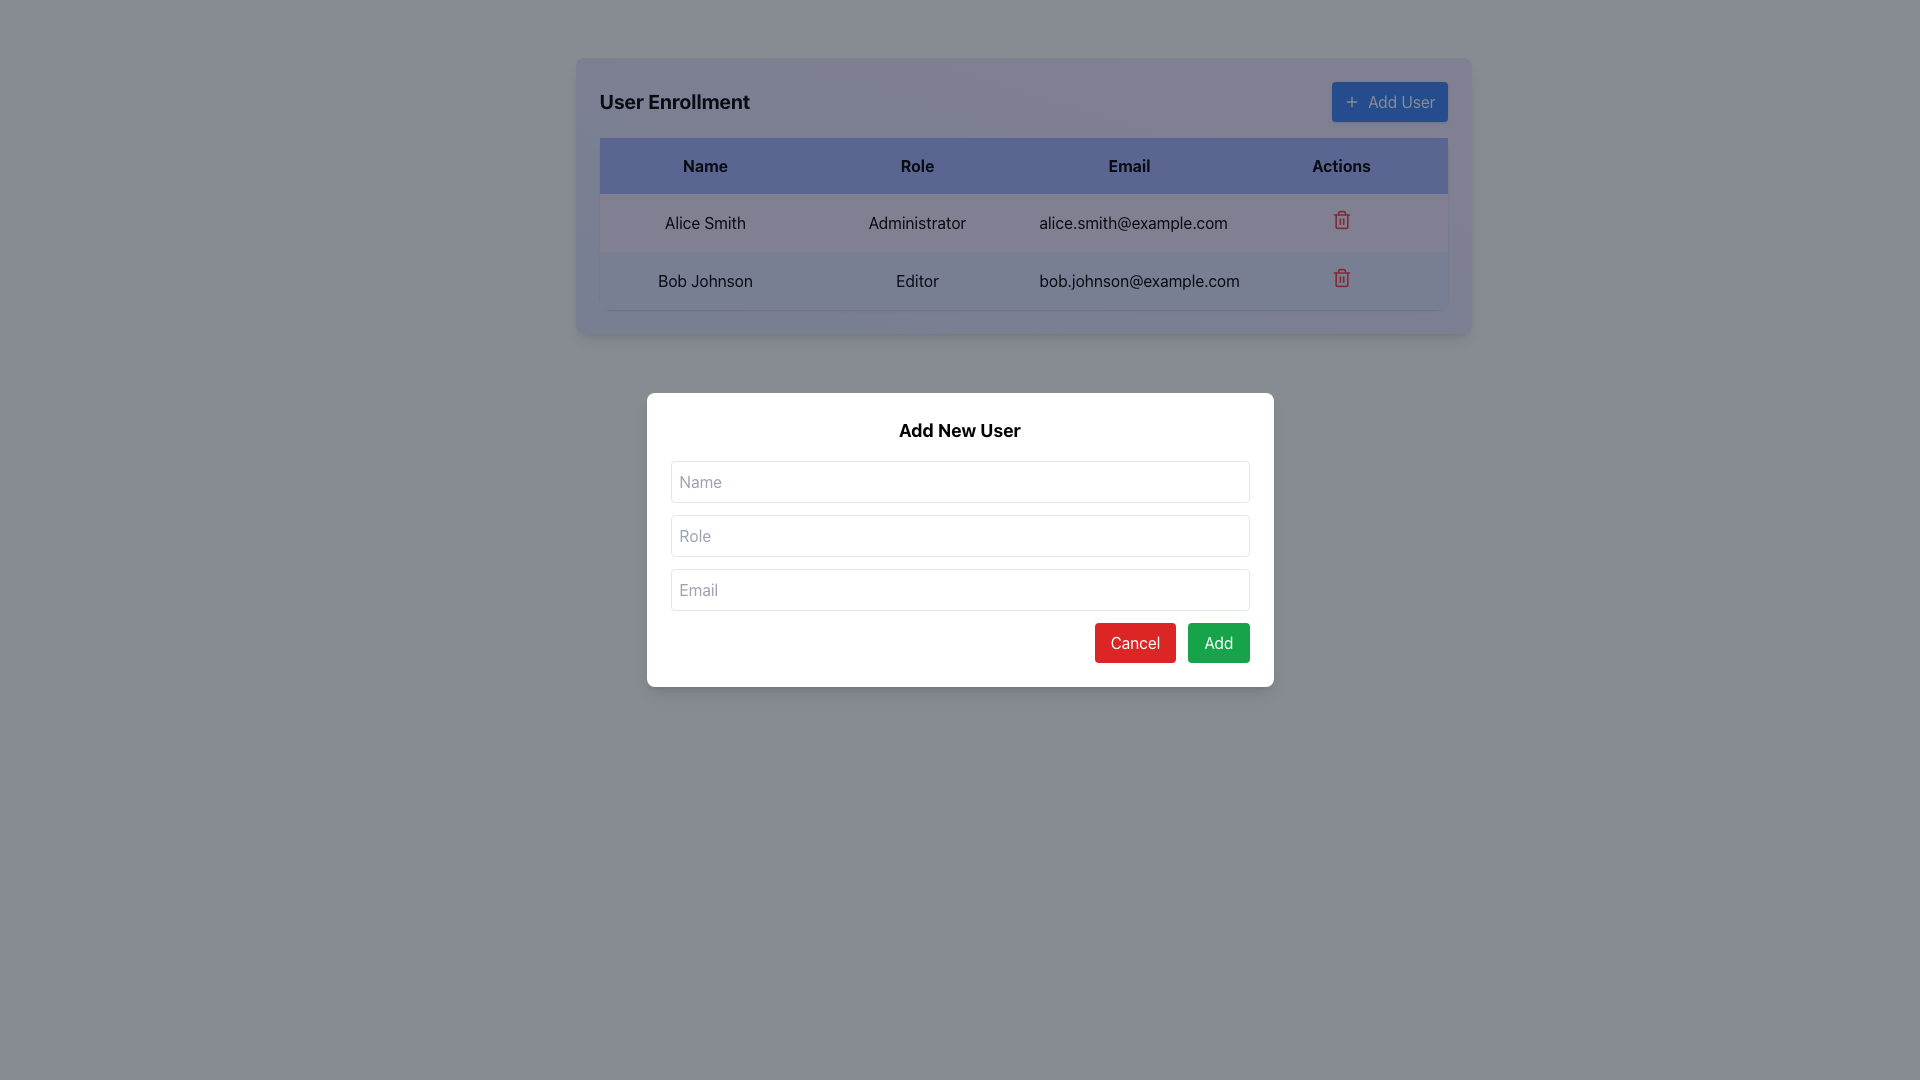  What do you see at coordinates (1341, 277) in the screenshot?
I see `the red trash bin icon in the Actions column of the data table` at bounding box center [1341, 277].